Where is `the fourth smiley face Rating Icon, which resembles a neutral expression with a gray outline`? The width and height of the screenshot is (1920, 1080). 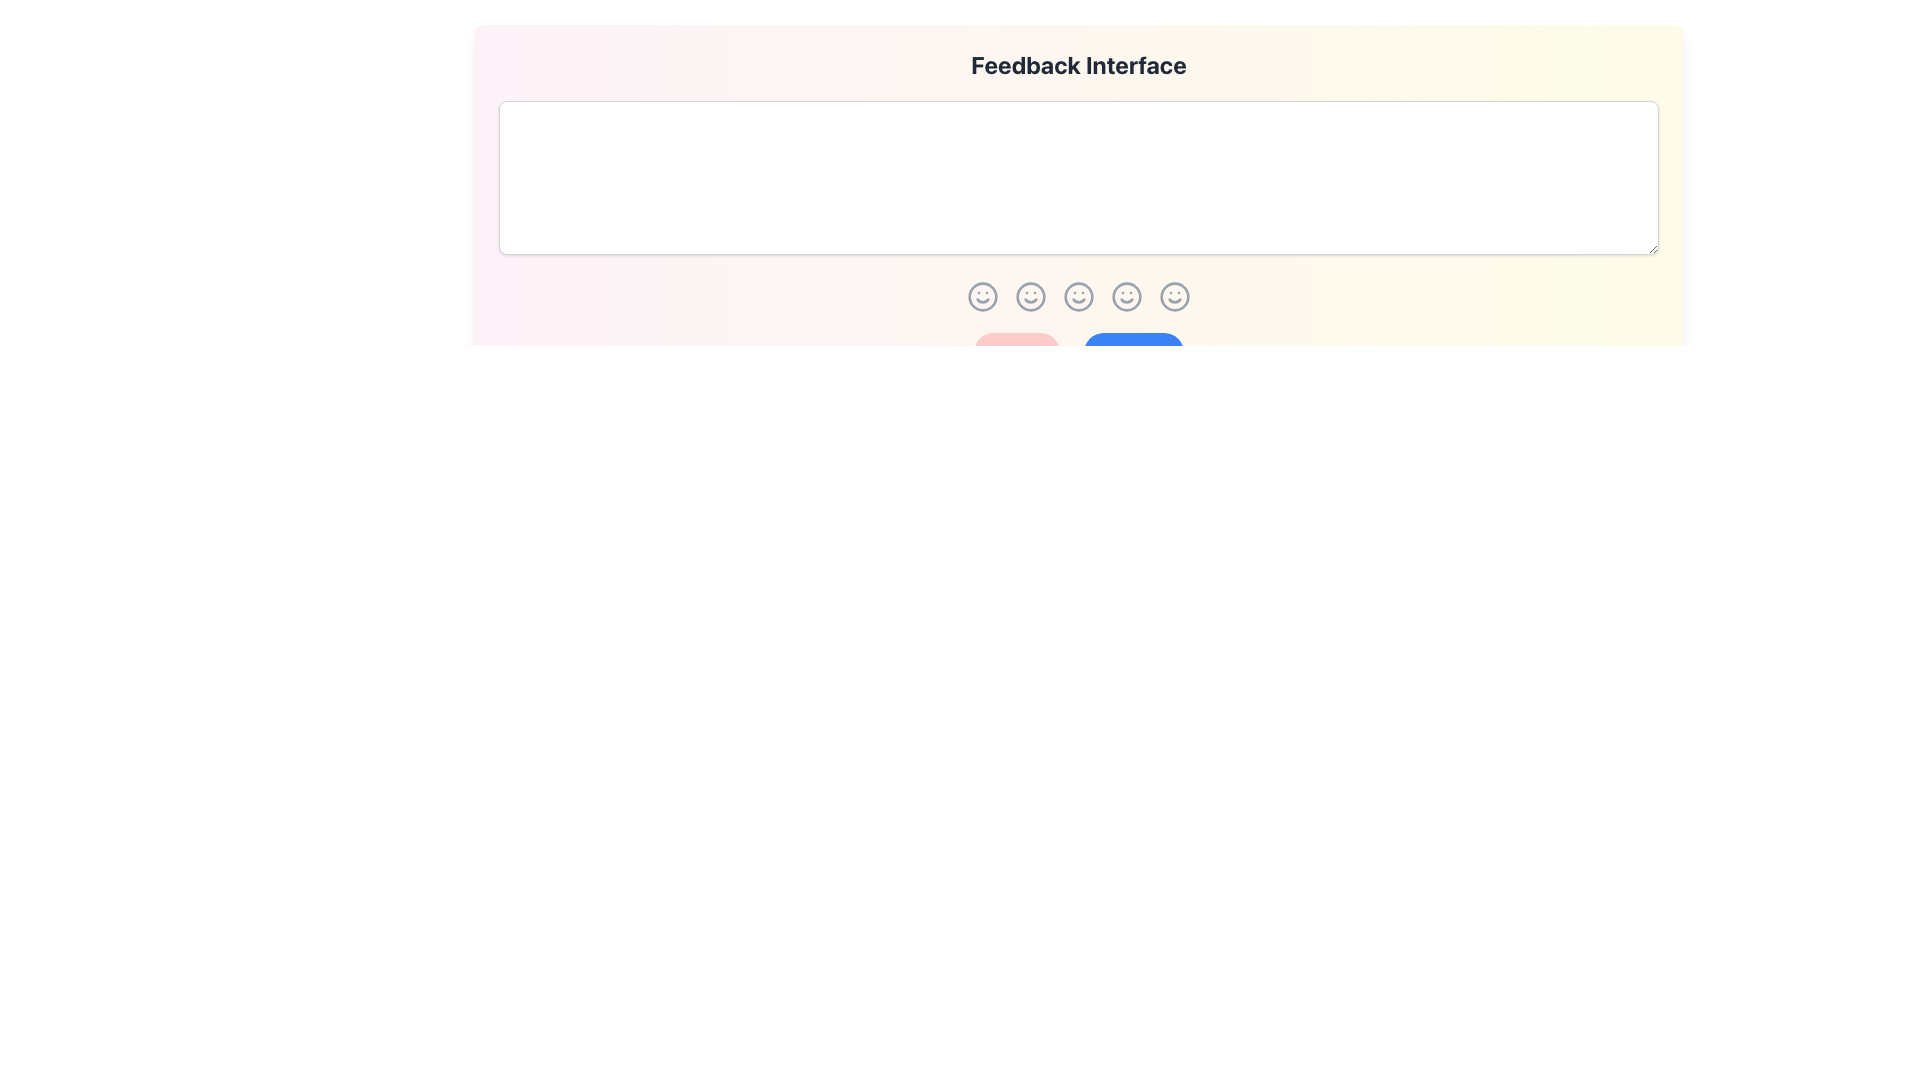
the fourth smiley face Rating Icon, which resembles a neutral expression with a gray outline is located at coordinates (1078, 297).